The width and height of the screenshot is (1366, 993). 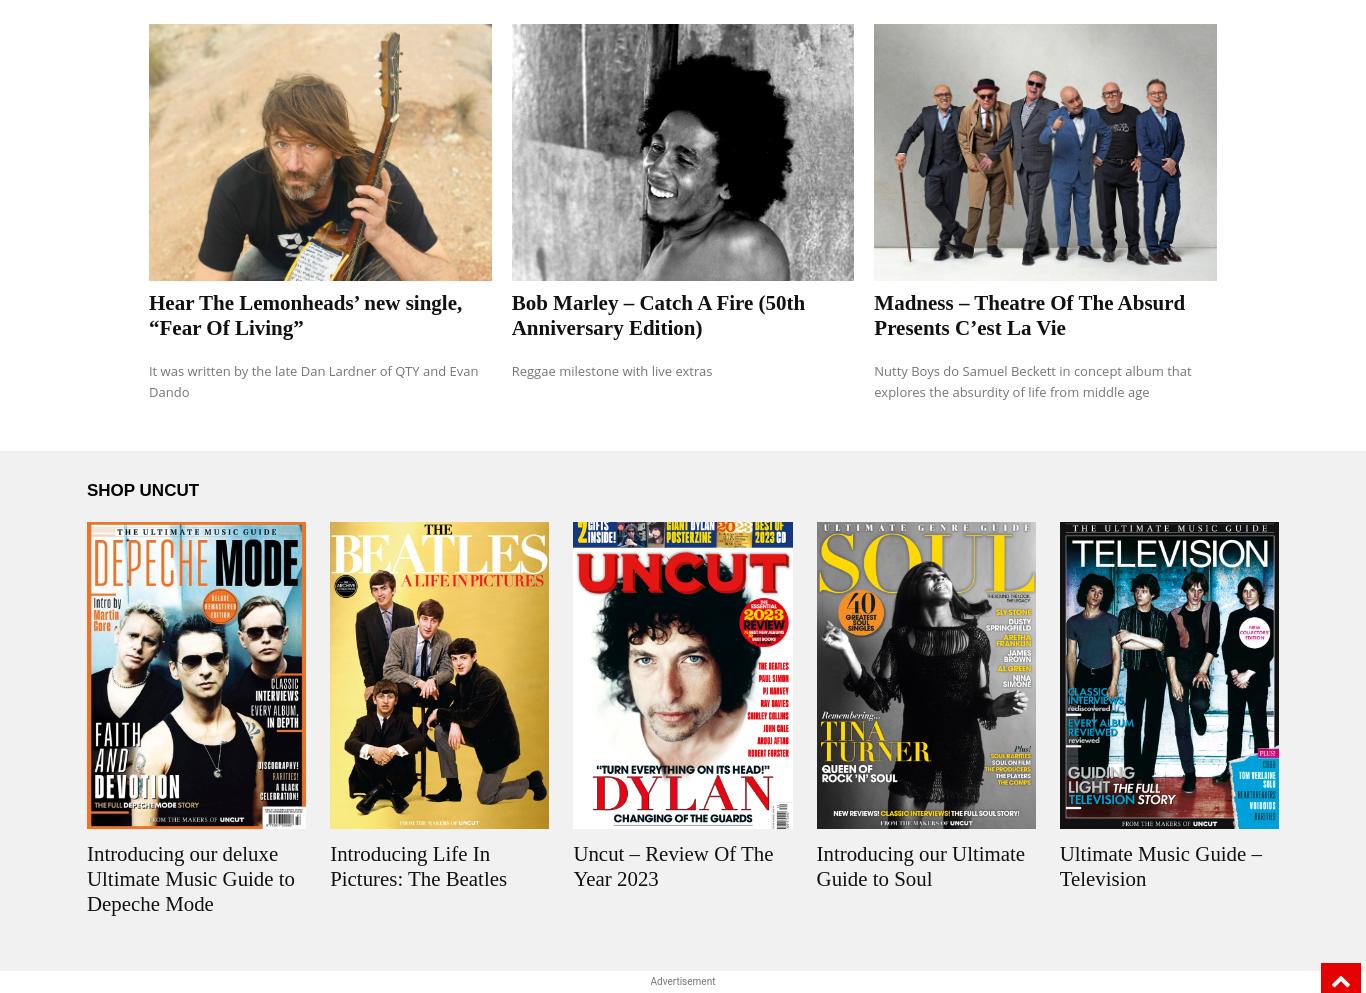 I want to click on 'Nutty Boys do Samuel Beckett in concept album that explores the absurdity of life from middle age', so click(x=1031, y=381).